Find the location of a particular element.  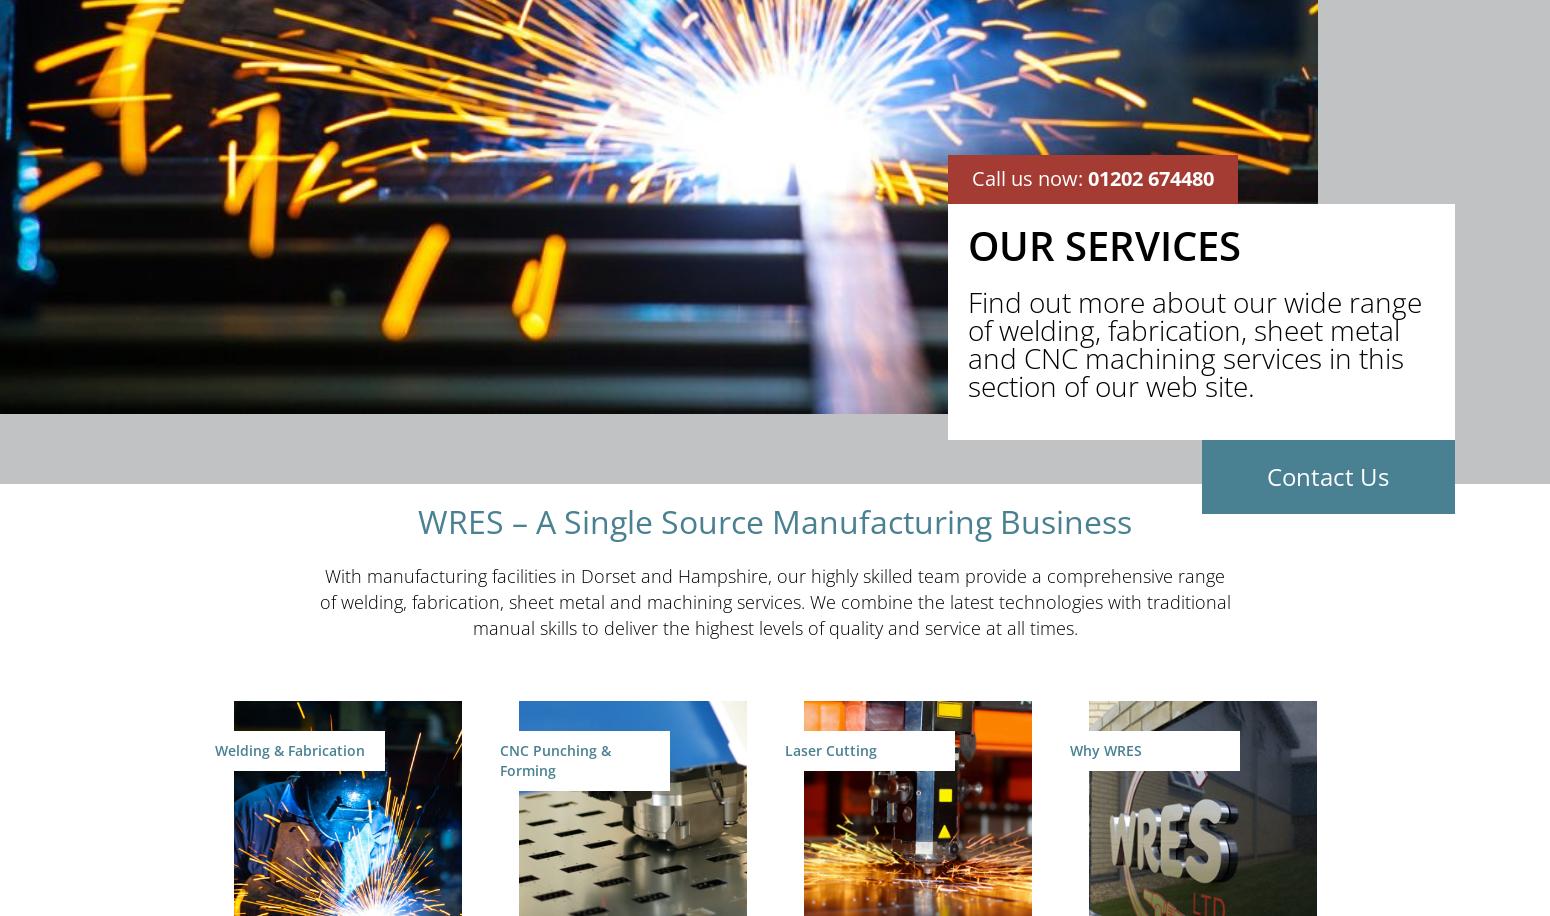

'Welding & Fabrication' is located at coordinates (290, 749).